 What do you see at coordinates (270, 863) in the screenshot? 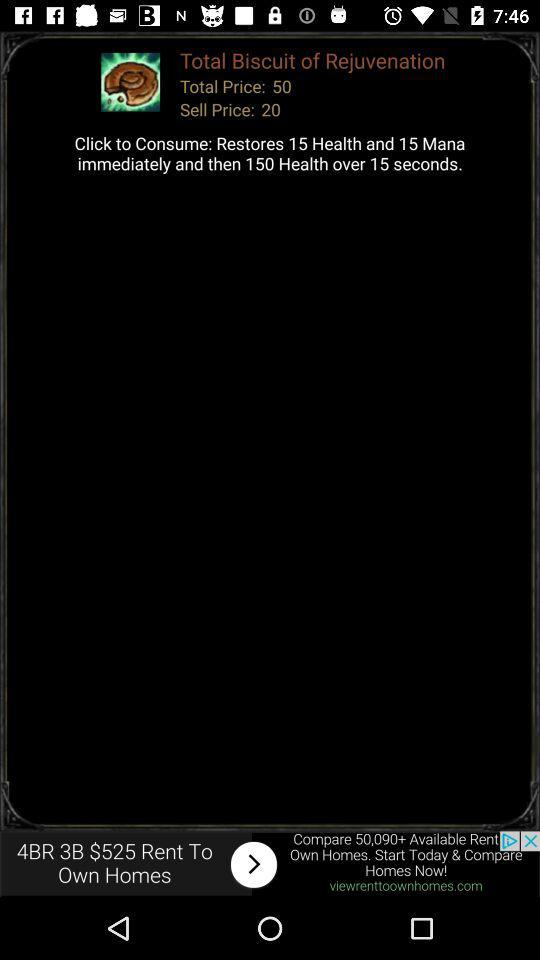
I see `forword` at bounding box center [270, 863].